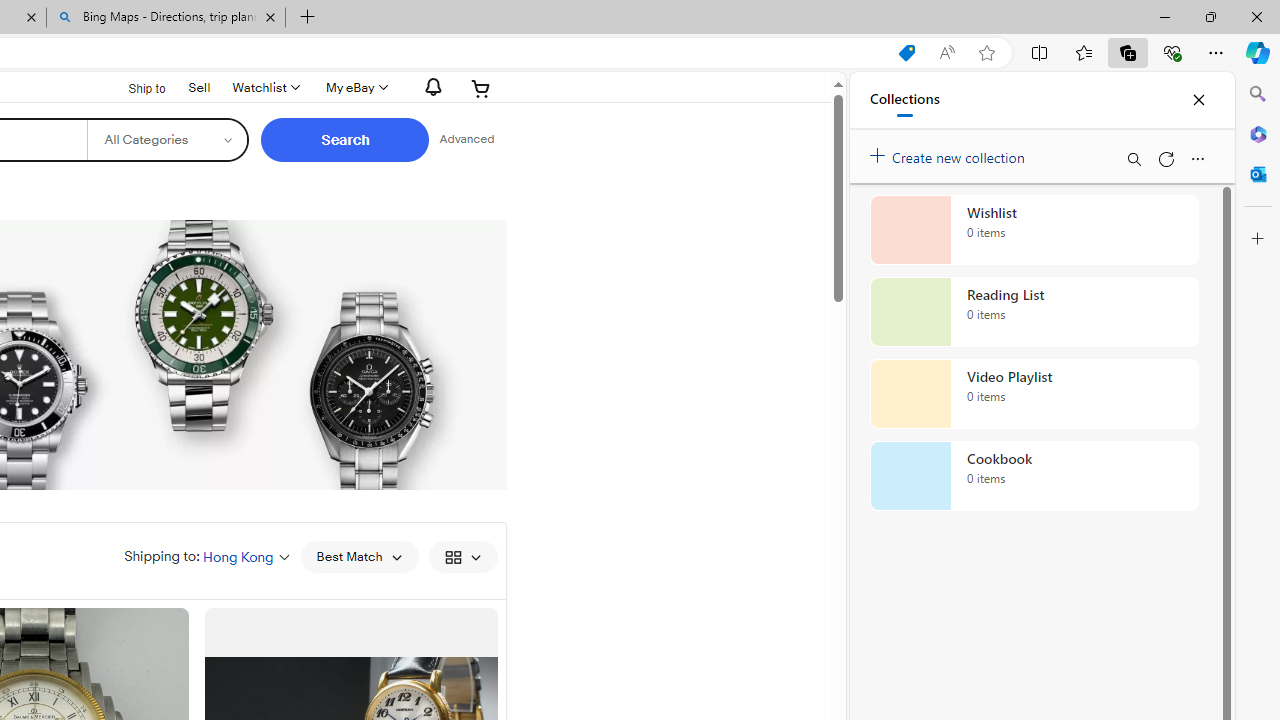 This screenshot has height=720, width=1280. What do you see at coordinates (481, 87) in the screenshot?
I see `'Your shopping cart'` at bounding box center [481, 87].